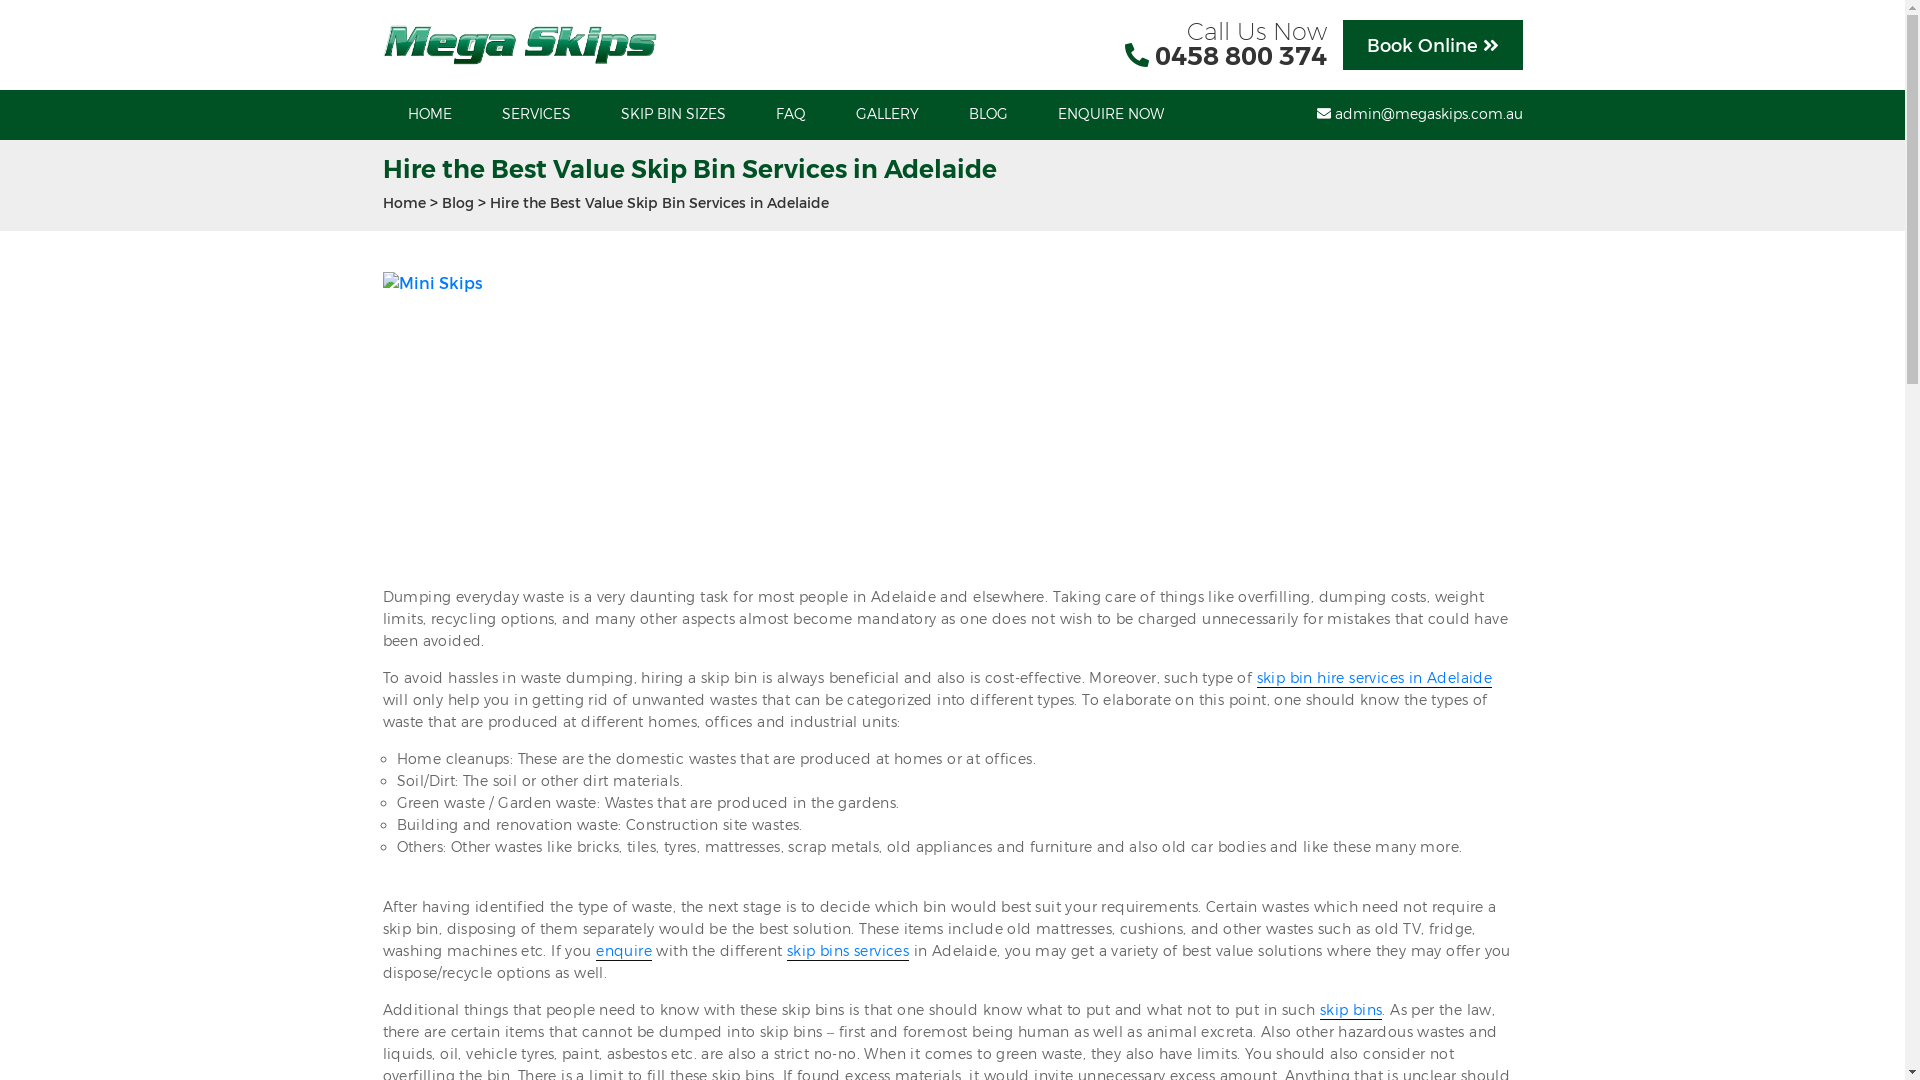 Image resolution: width=1920 pixels, height=1080 pixels. I want to click on 'skip bins services', so click(848, 950).